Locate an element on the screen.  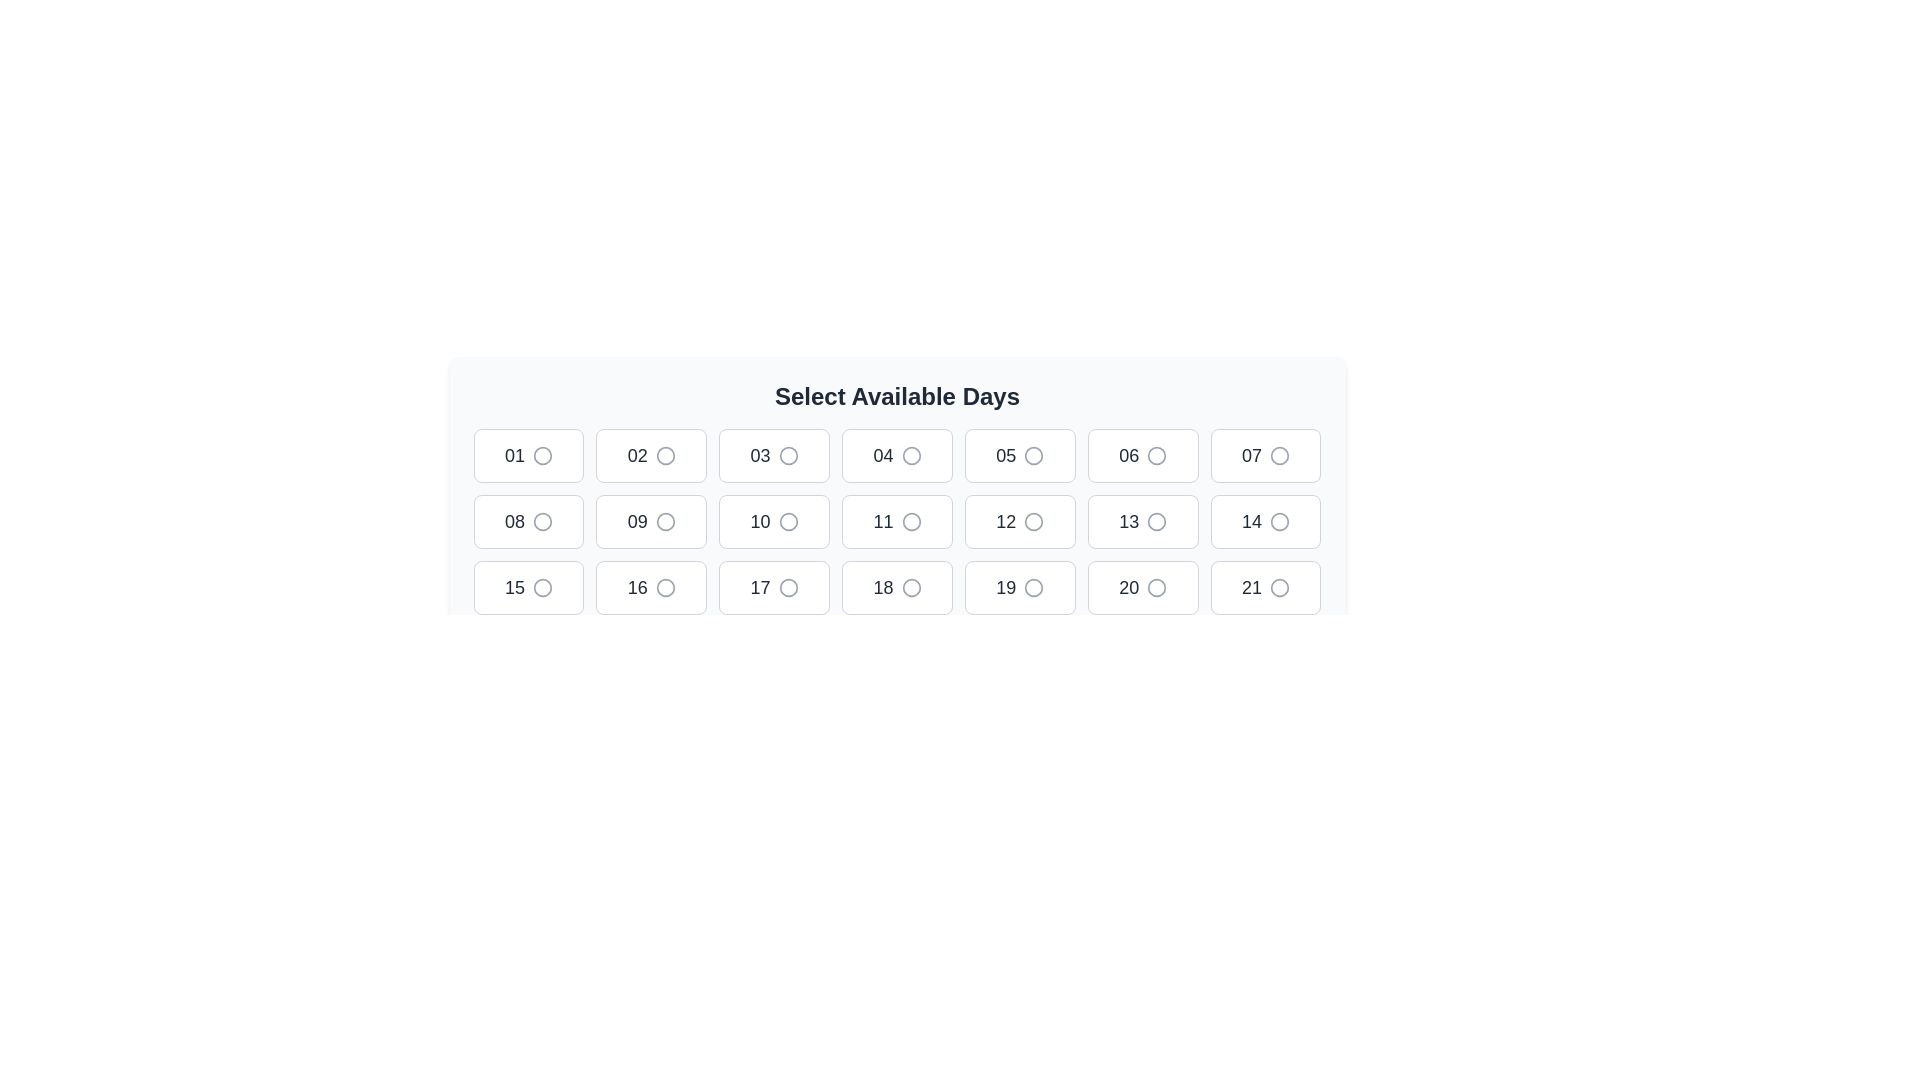
the radio button displaying '20' in bold, which is the sixth element is located at coordinates (1143, 586).